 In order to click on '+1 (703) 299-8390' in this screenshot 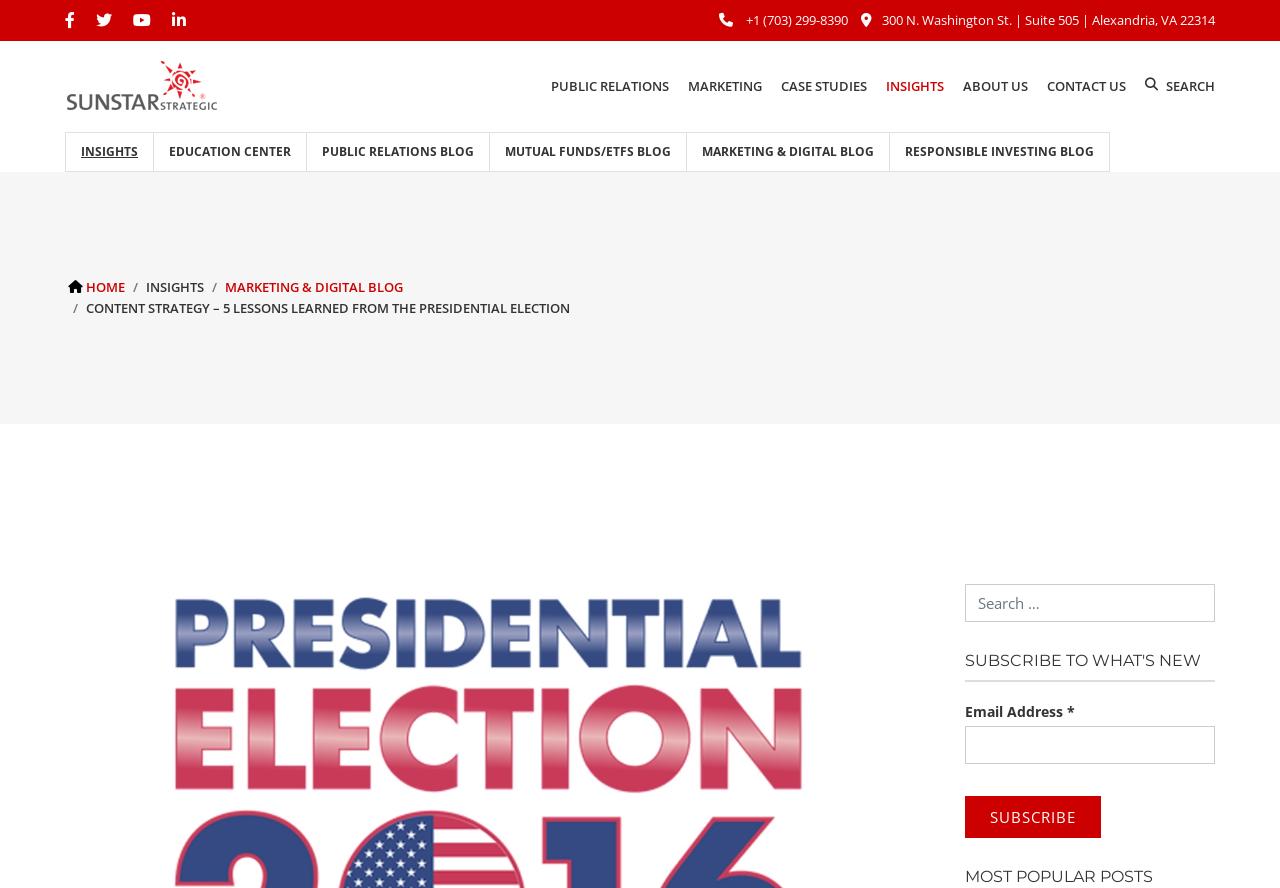, I will do `click(796, 19)`.